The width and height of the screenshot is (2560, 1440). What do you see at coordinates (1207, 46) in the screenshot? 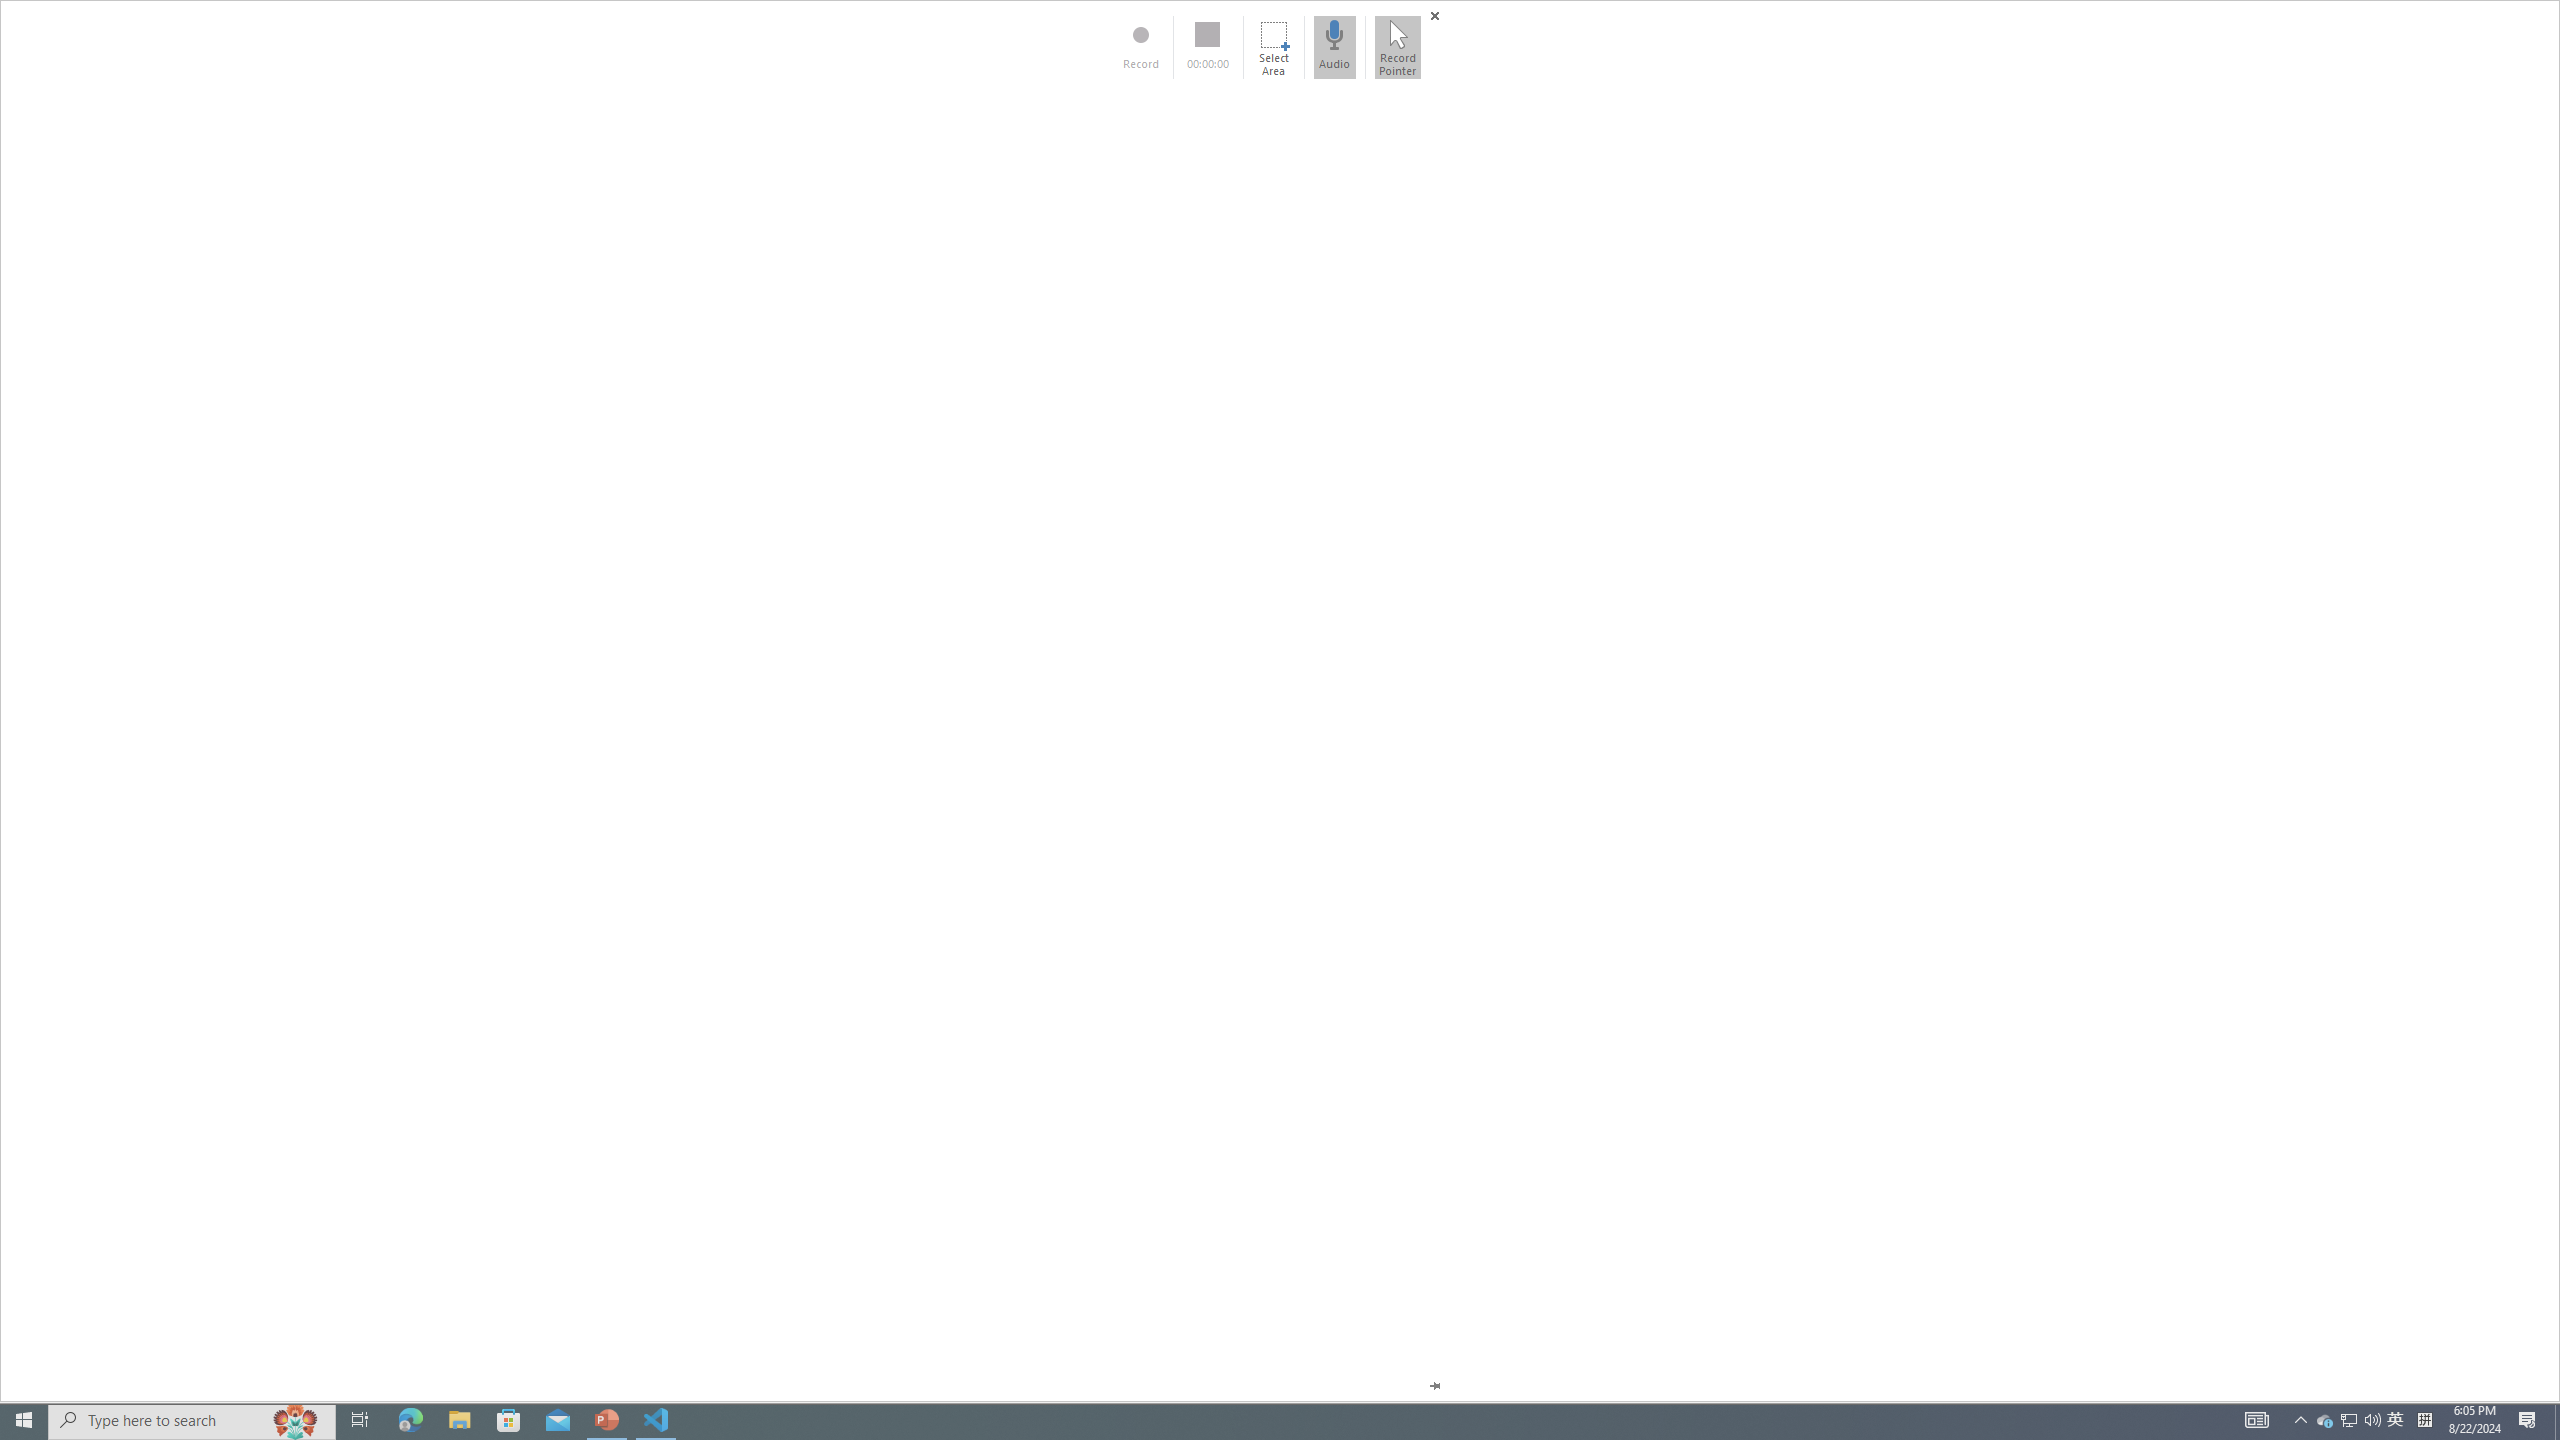
I see `'00:00:00'` at bounding box center [1207, 46].